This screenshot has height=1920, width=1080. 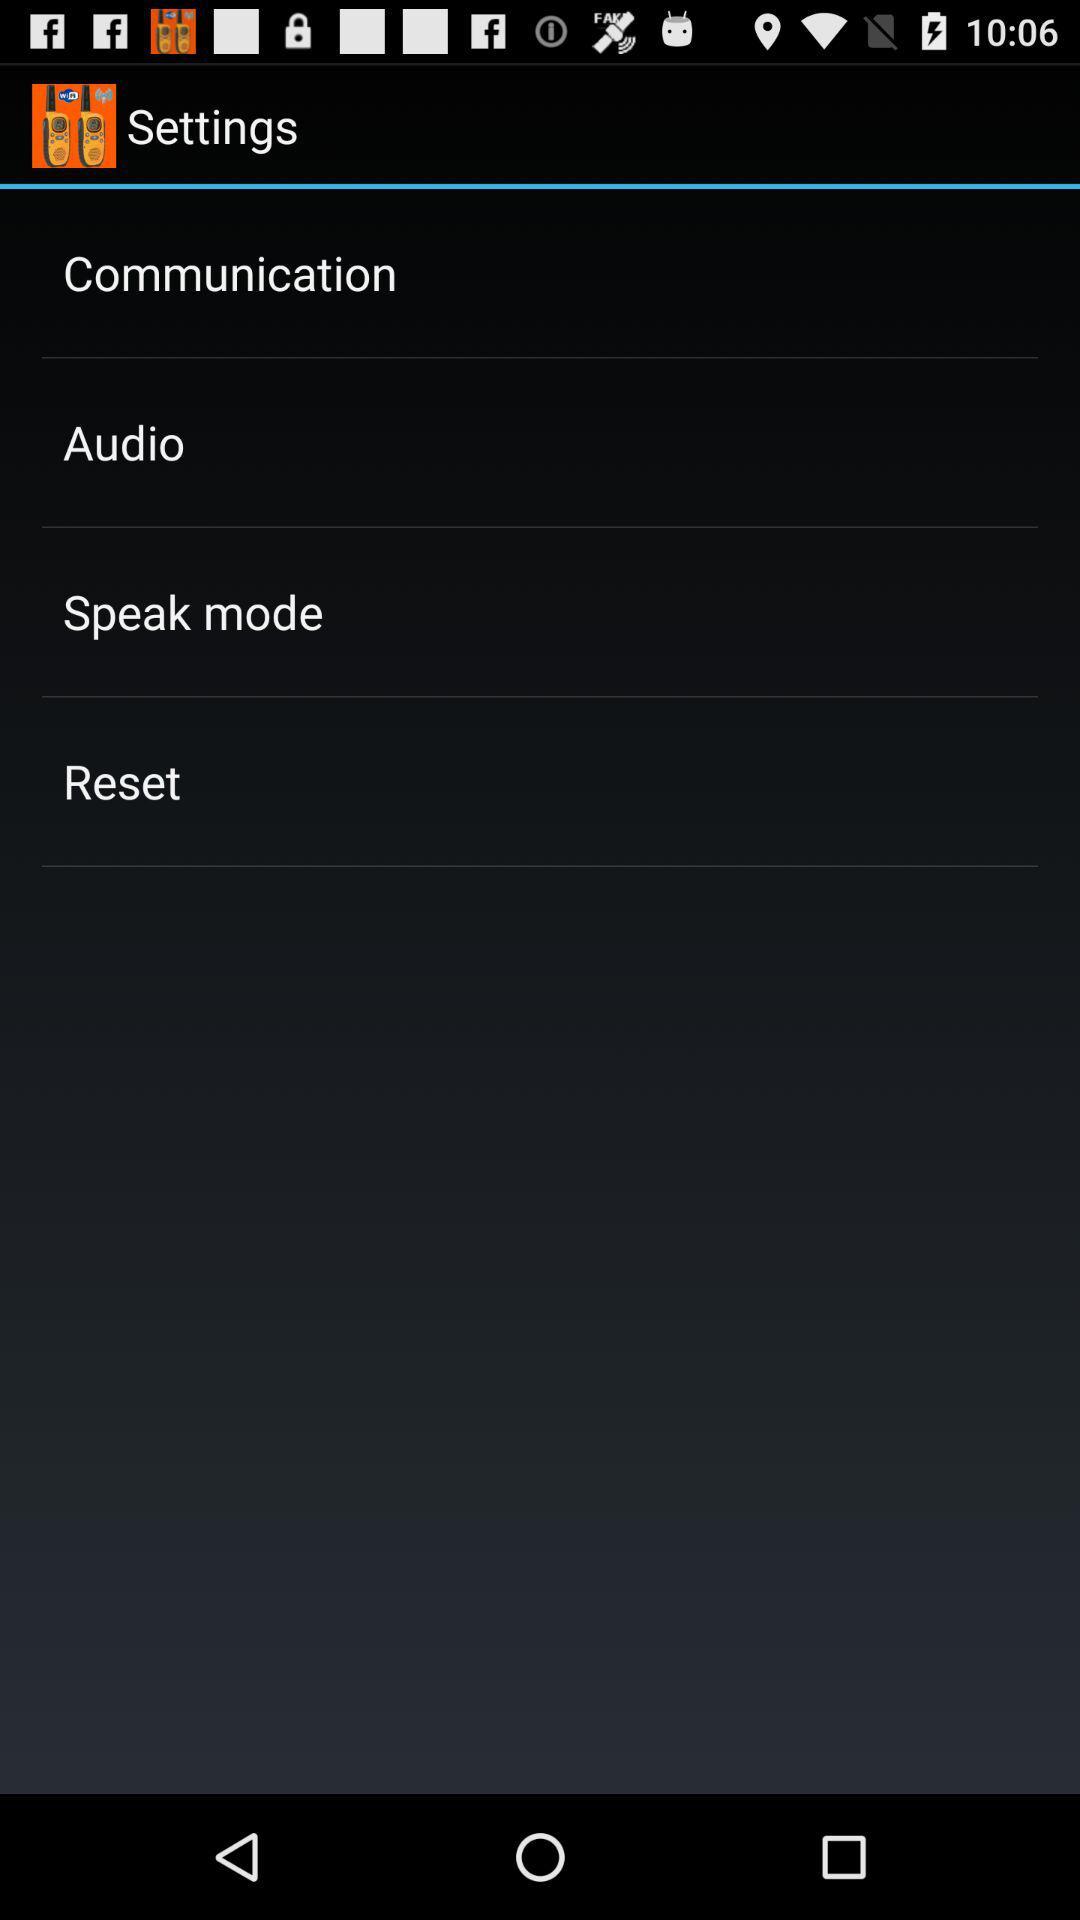 I want to click on the audio app, so click(x=124, y=441).